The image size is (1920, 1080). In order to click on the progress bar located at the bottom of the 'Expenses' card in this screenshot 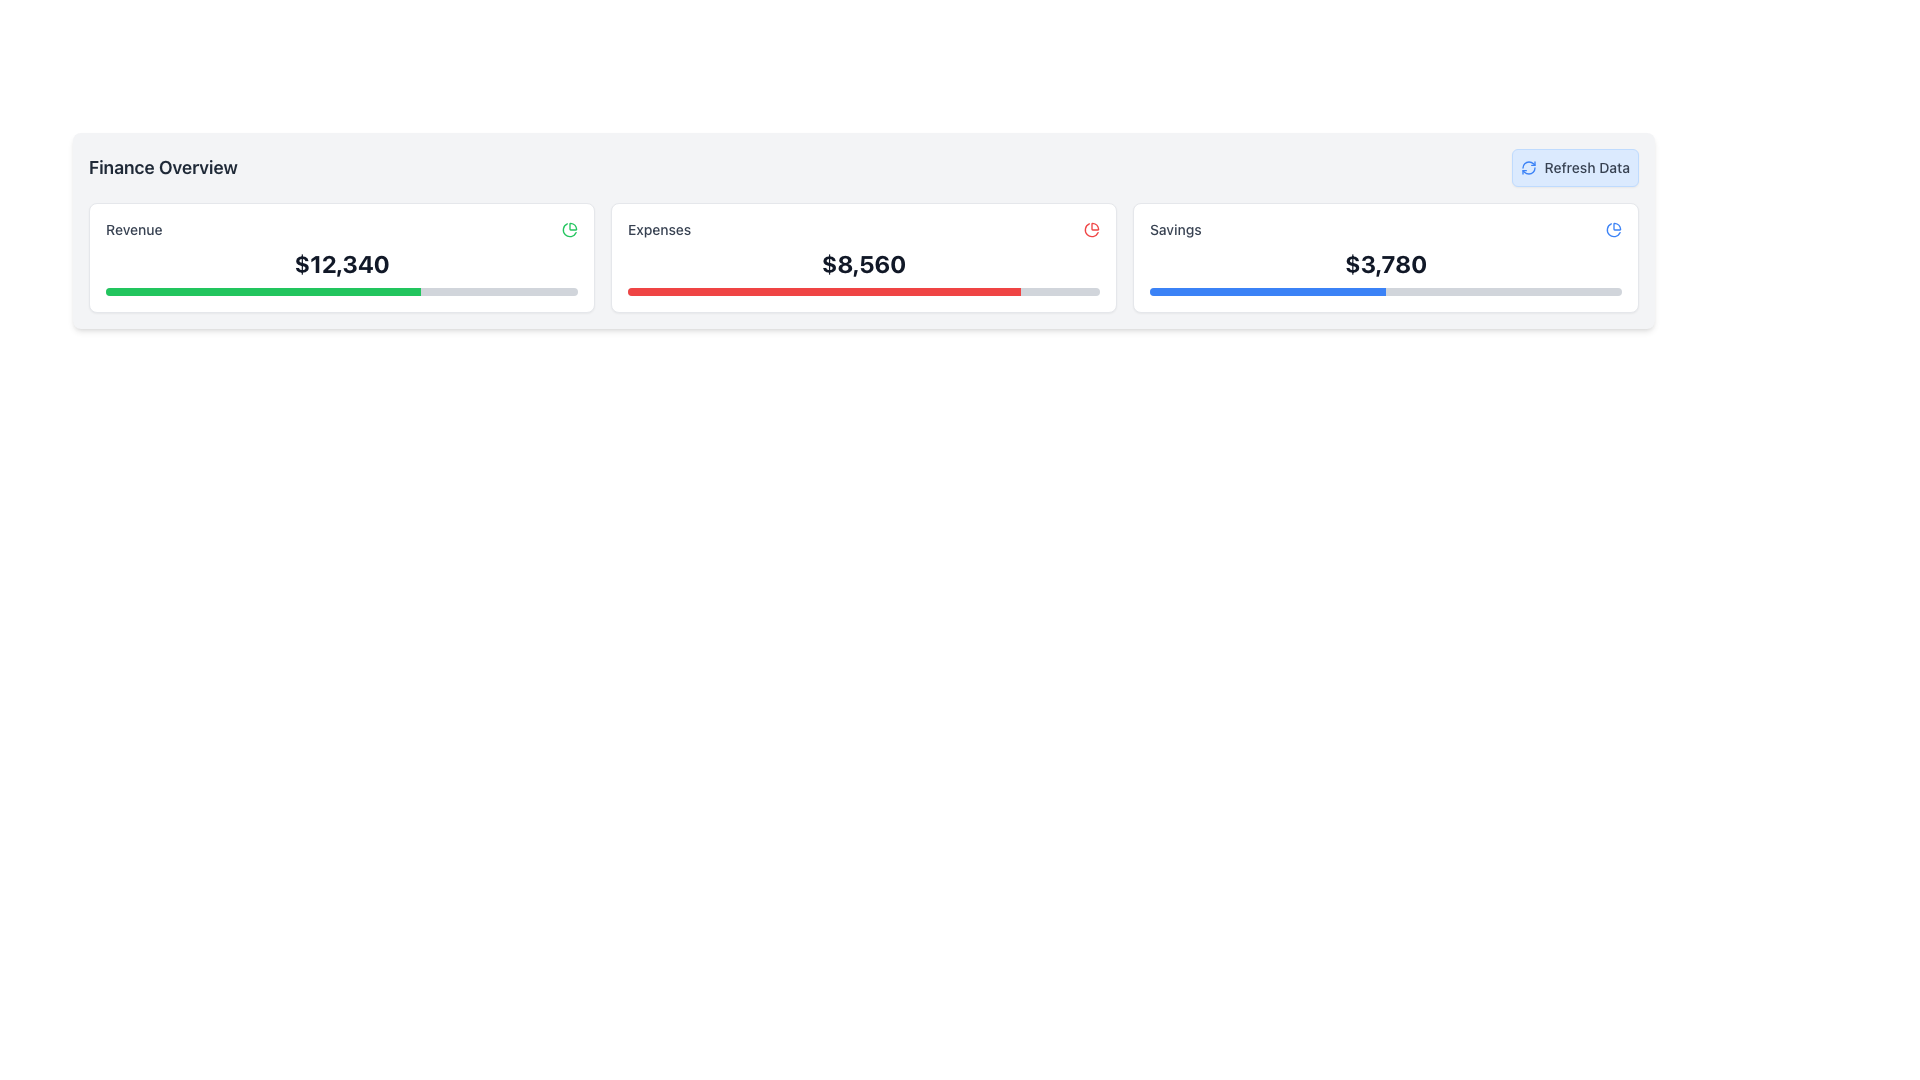, I will do `click(864, 292)`.